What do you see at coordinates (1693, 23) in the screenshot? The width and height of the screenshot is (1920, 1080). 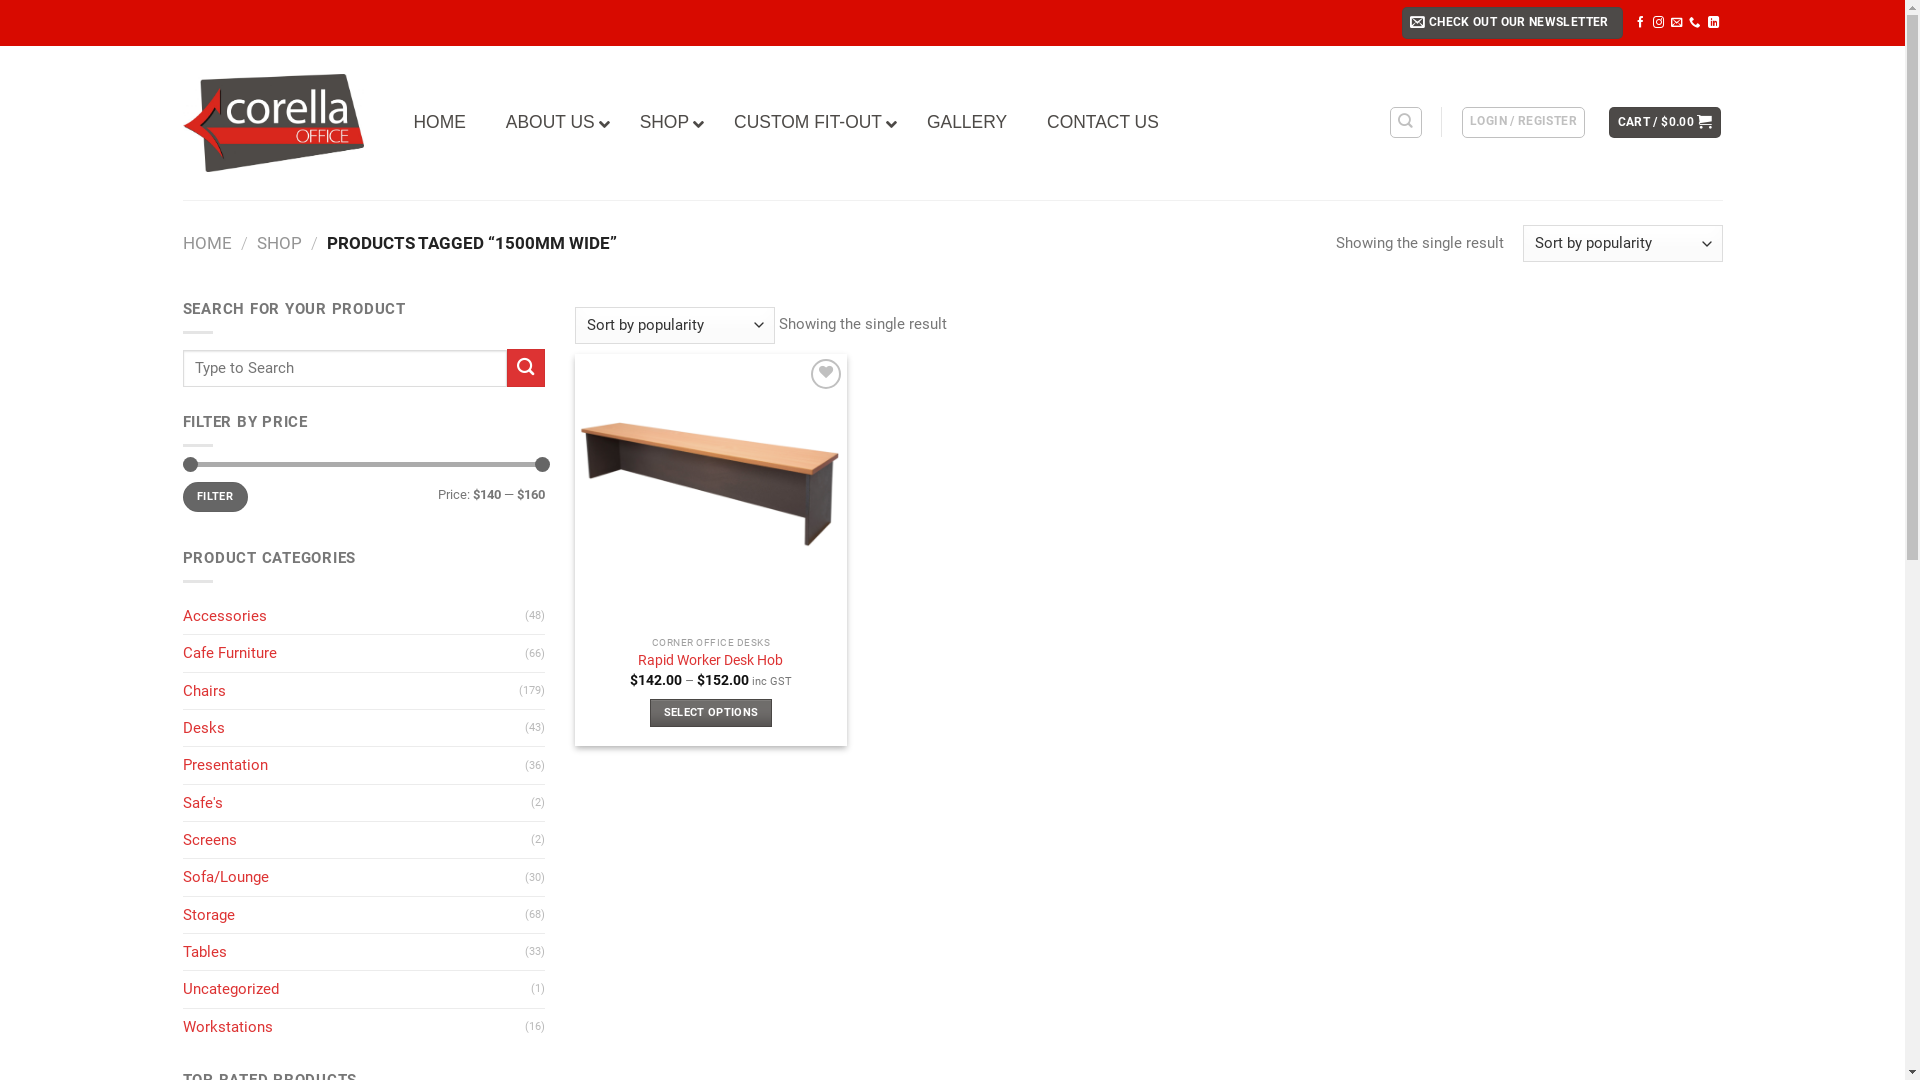 I see `'Call us'` at bounding box center [1693, 23].